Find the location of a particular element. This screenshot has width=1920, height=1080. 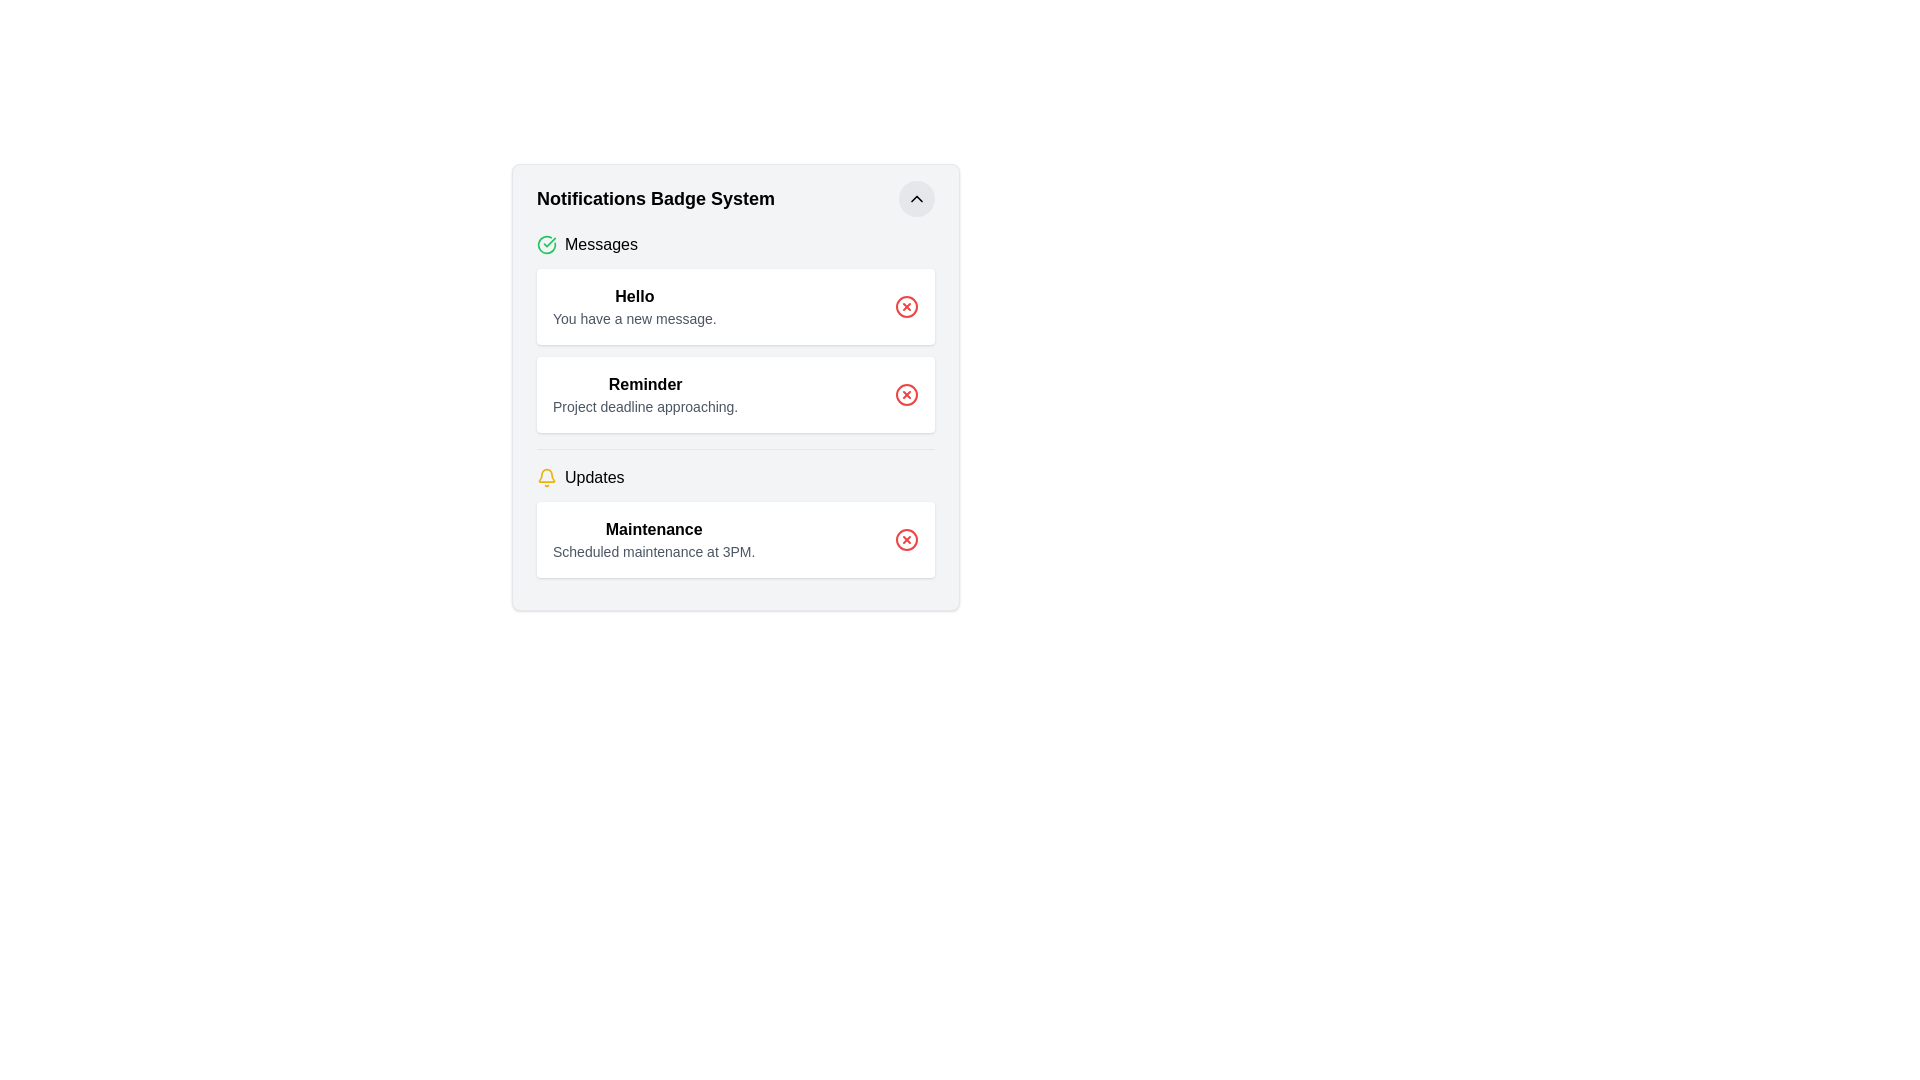

the bold text label that displays 'Hello', which is located at the top of a notification card in the 'Messages' section is located at coordinates (633, 297).